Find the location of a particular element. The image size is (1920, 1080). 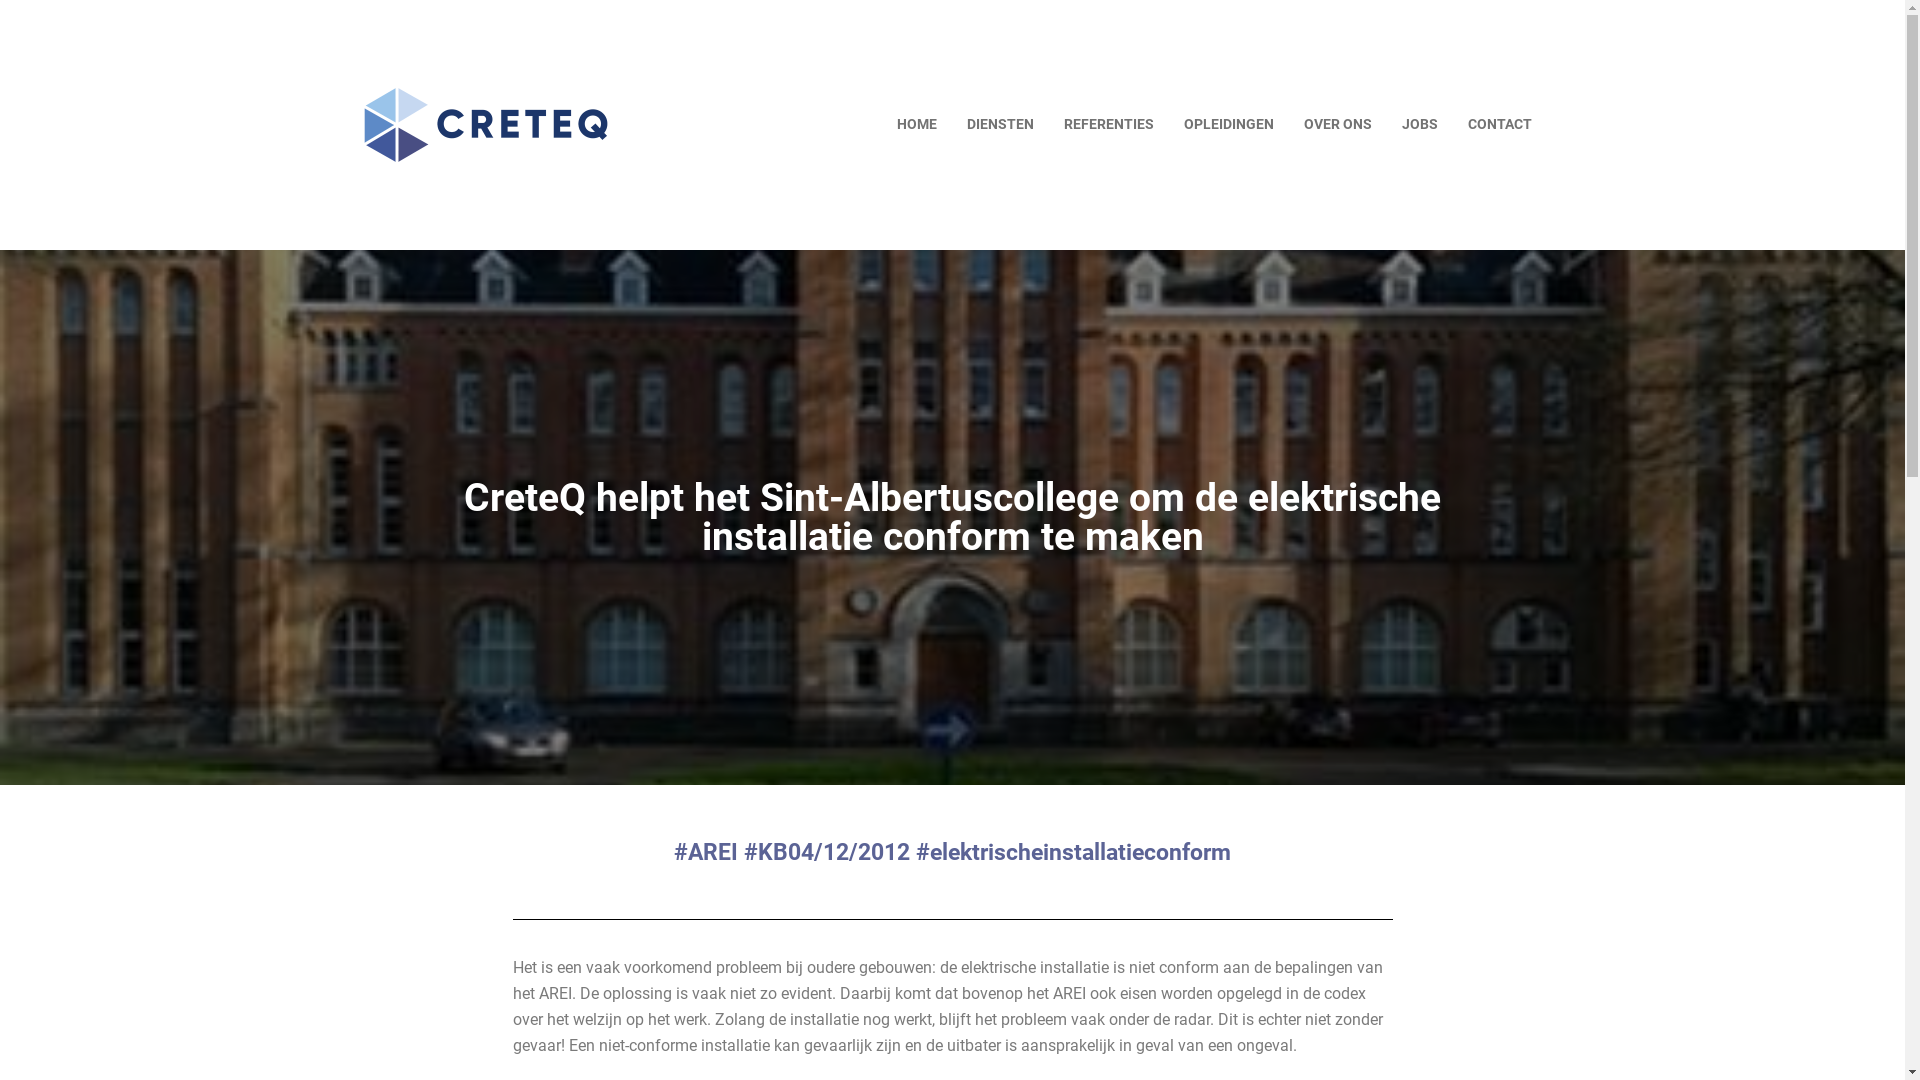

'OPLEIDINGEN' is located at coordinates (1227, 124).